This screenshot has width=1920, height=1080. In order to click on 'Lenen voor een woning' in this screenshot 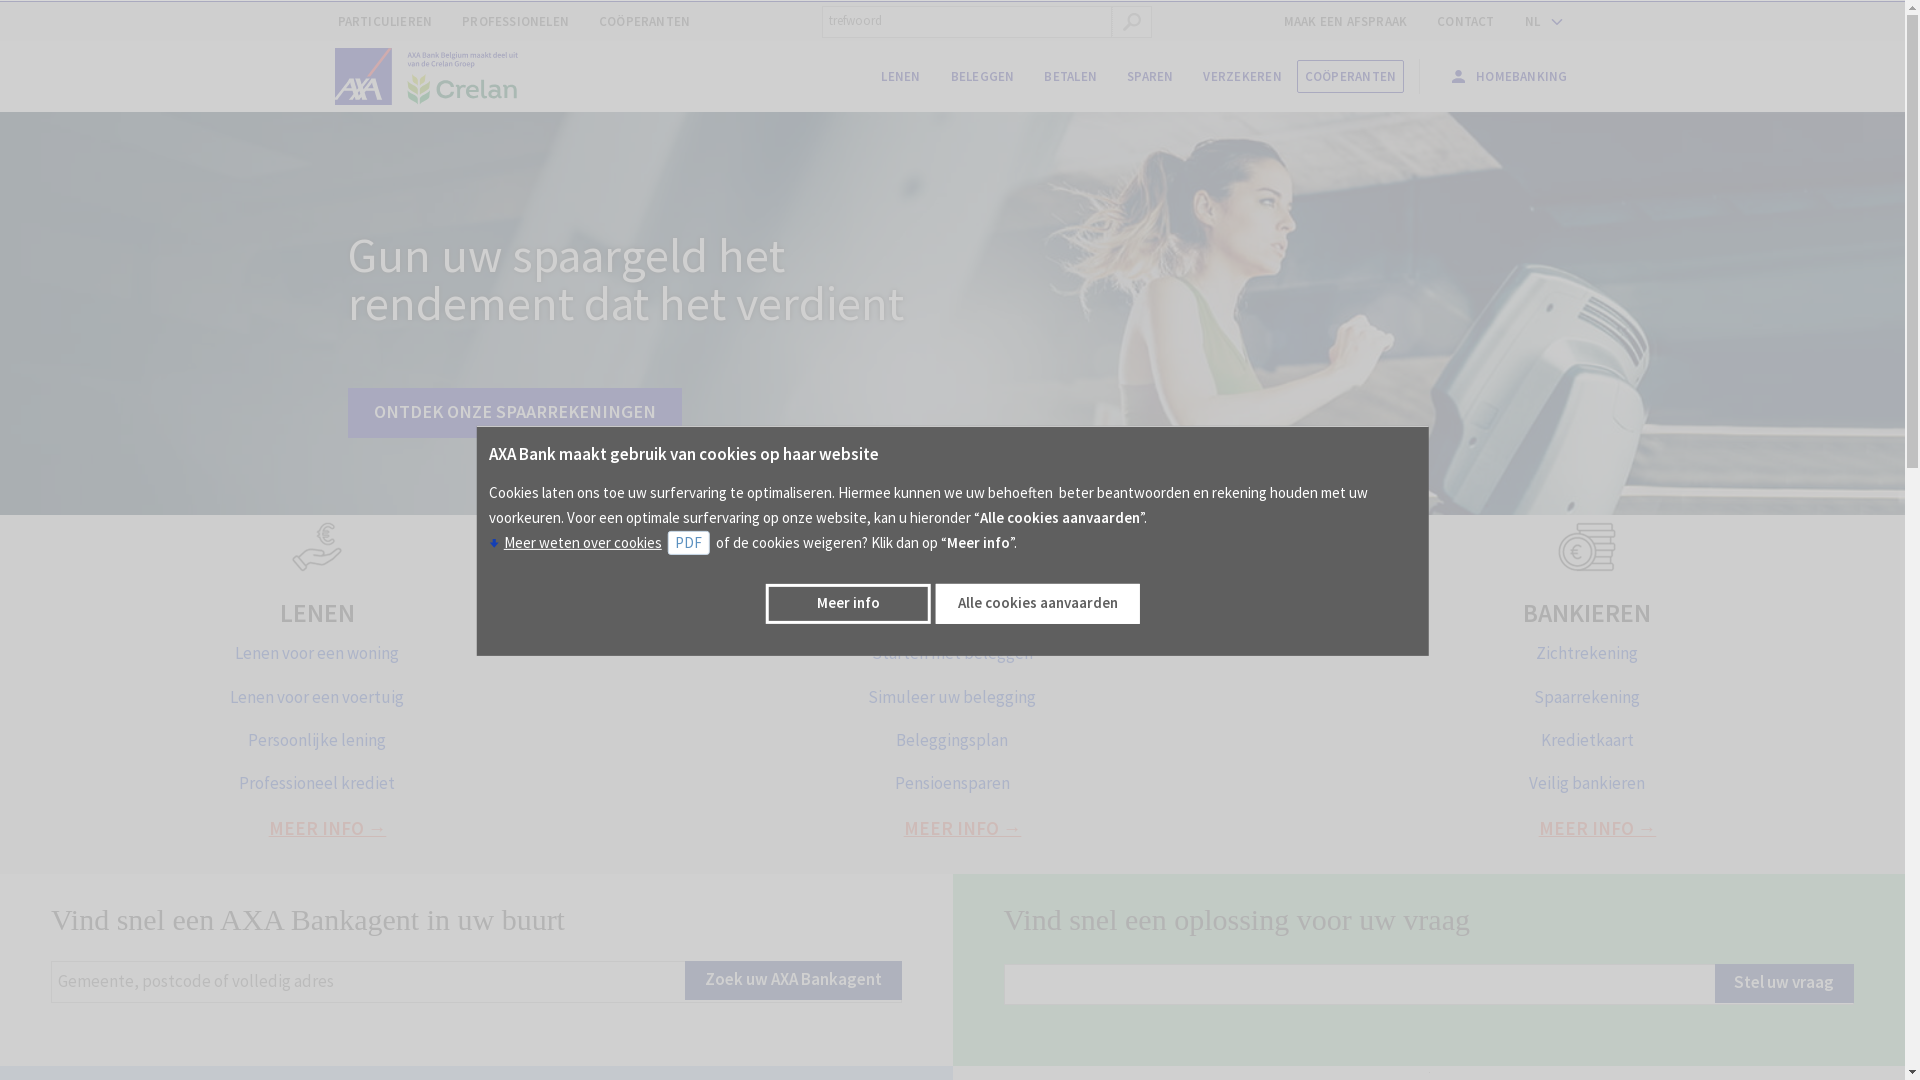, I will do `click(315, 652)`.